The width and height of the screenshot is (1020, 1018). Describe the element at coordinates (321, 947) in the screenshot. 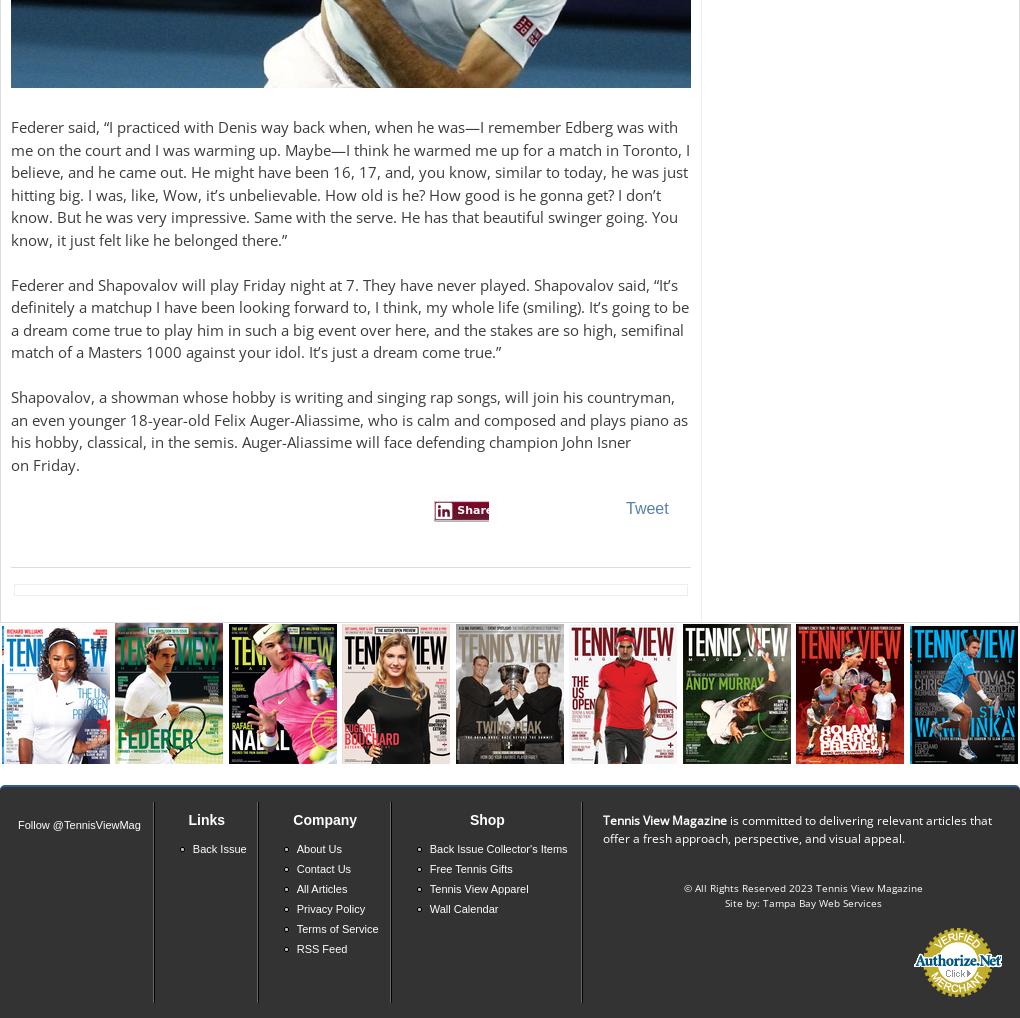

I see `'RSS Feed'` at that location.